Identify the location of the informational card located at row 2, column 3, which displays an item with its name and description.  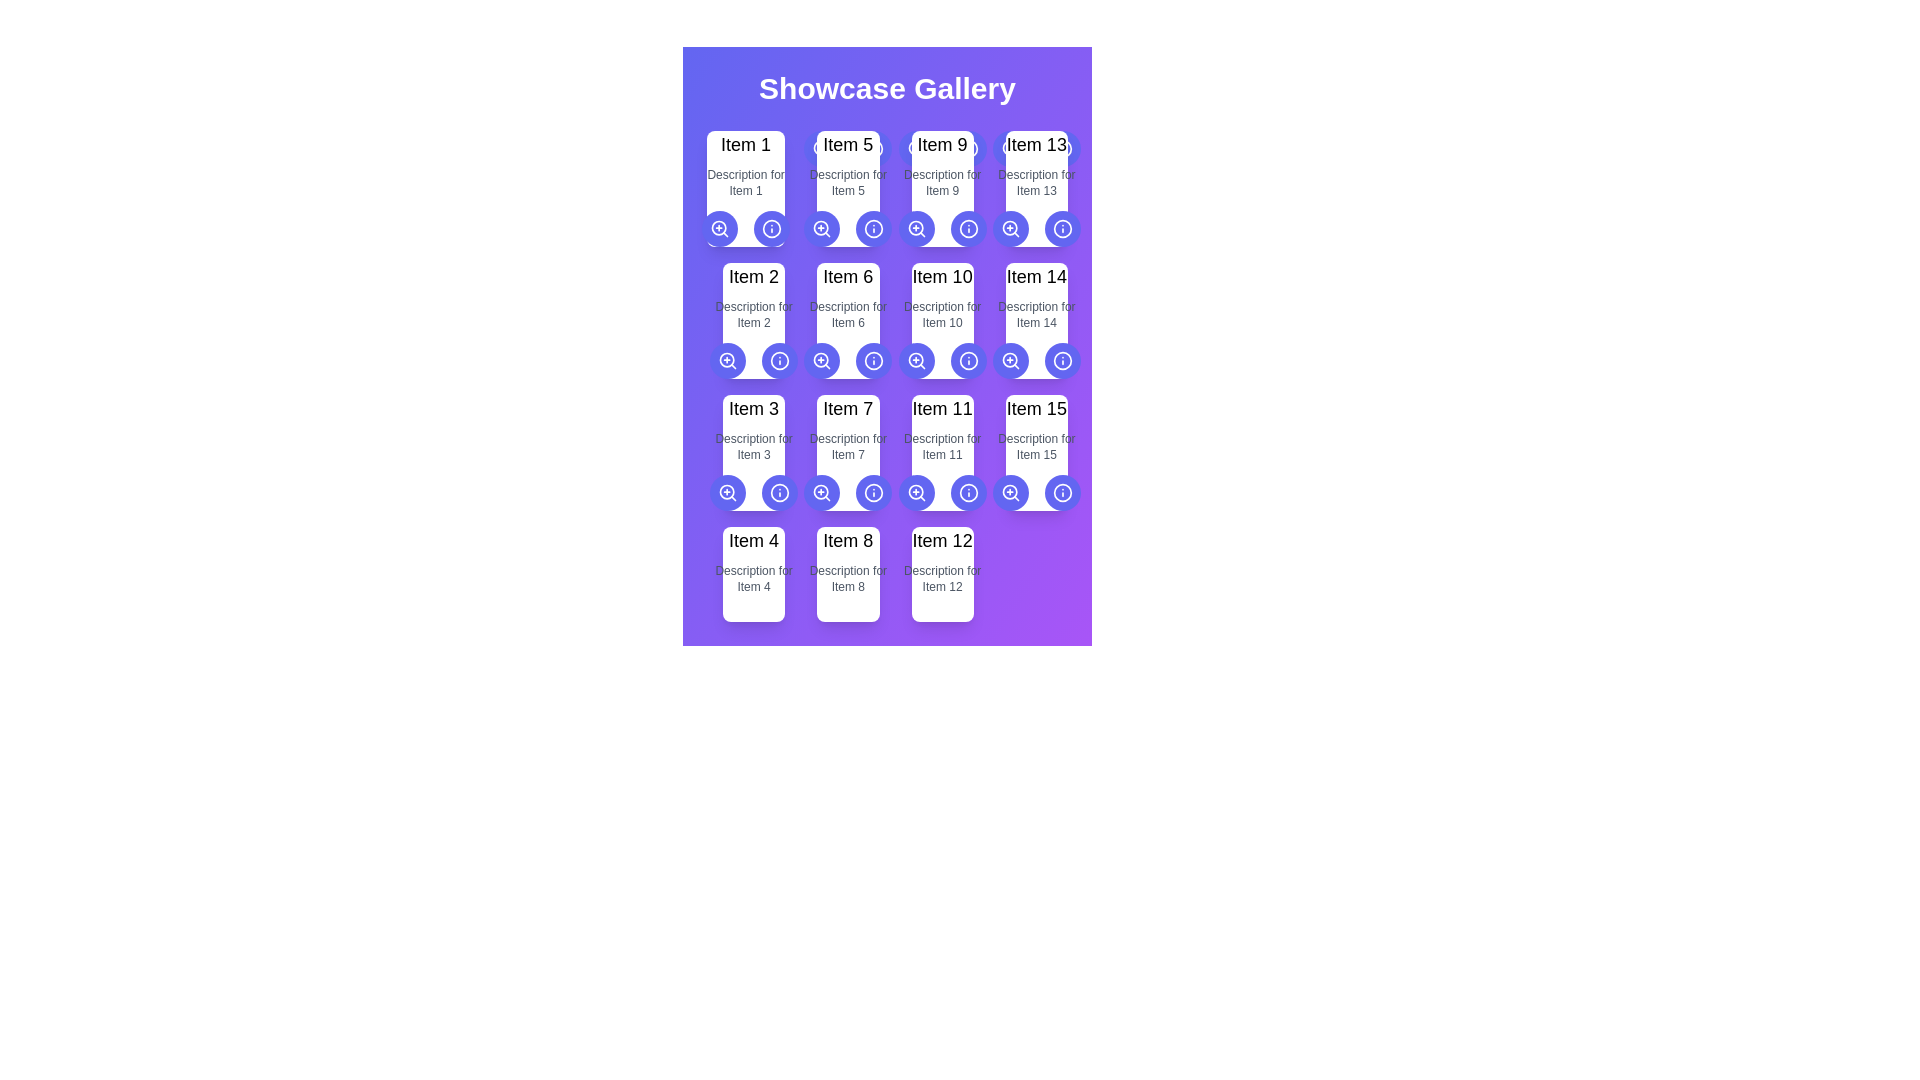
(941, 319).